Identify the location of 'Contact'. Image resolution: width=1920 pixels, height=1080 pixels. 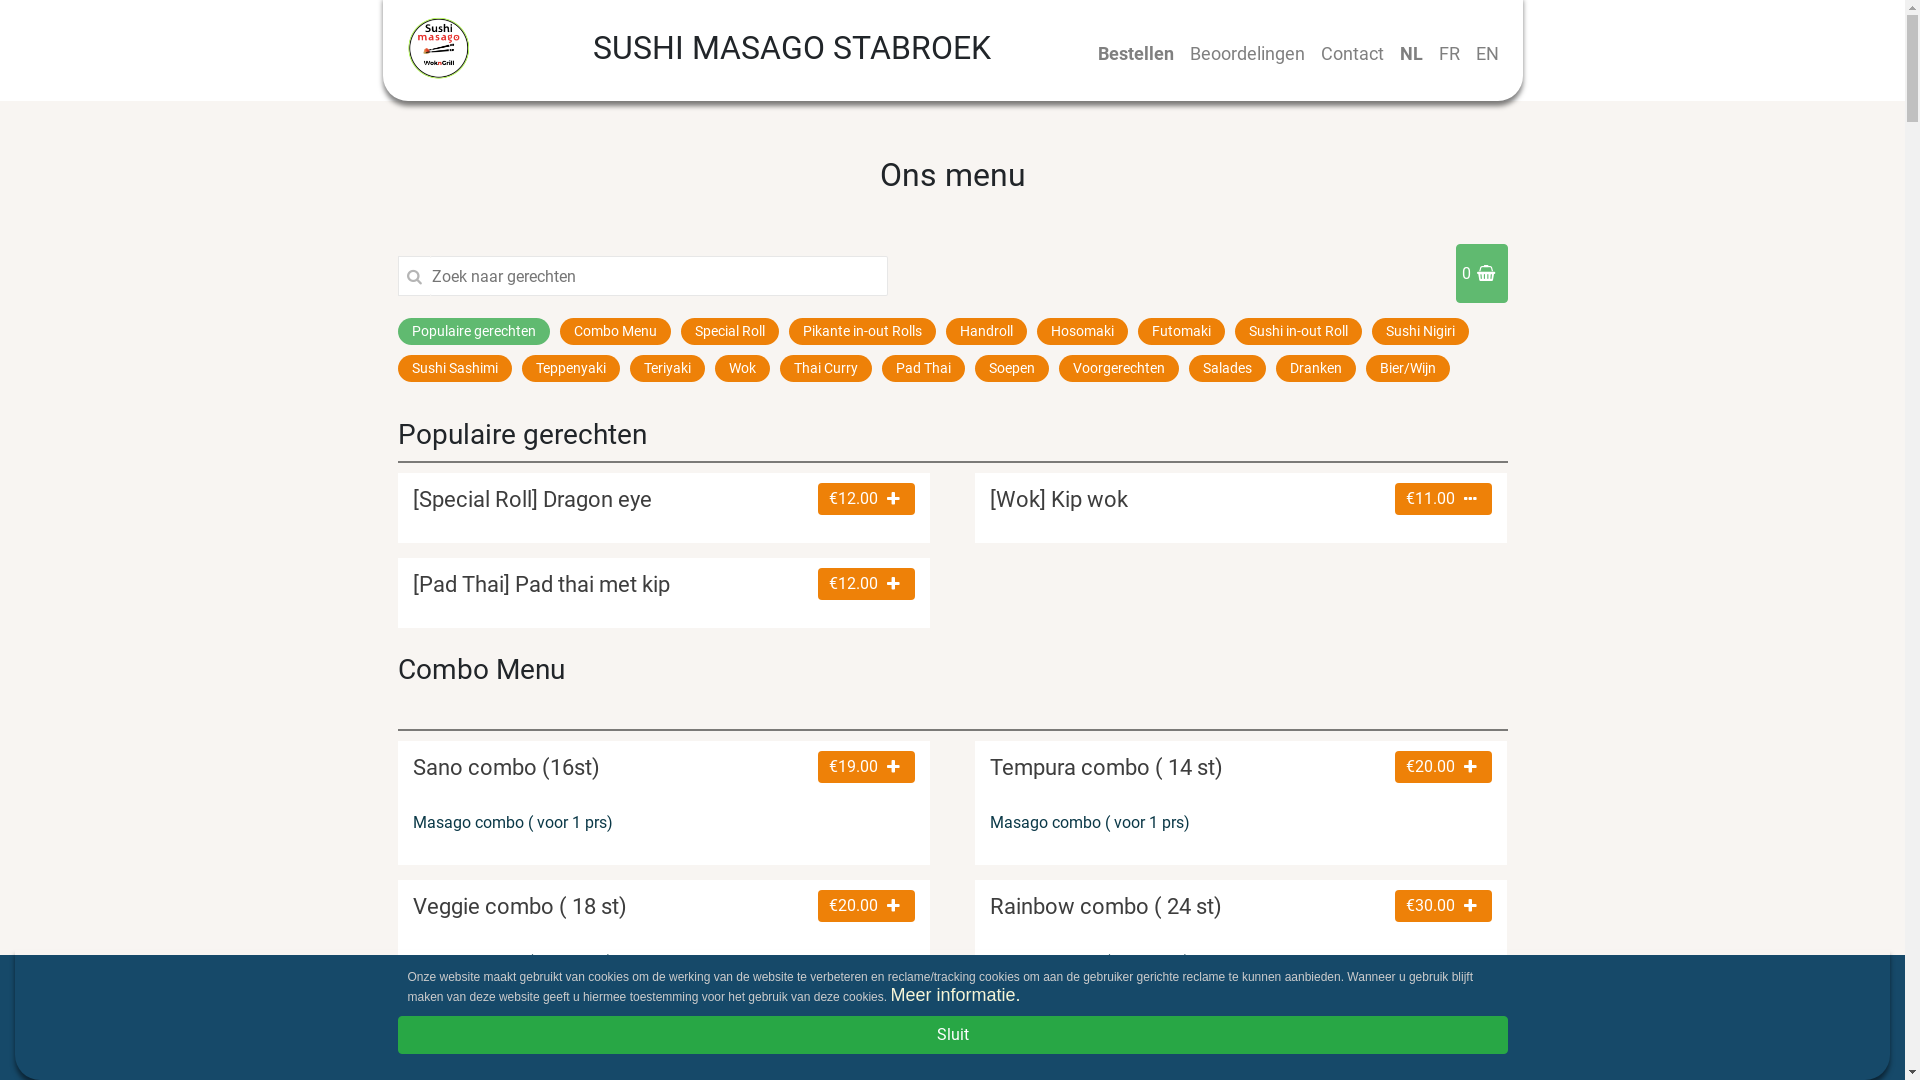
(1351, 52).